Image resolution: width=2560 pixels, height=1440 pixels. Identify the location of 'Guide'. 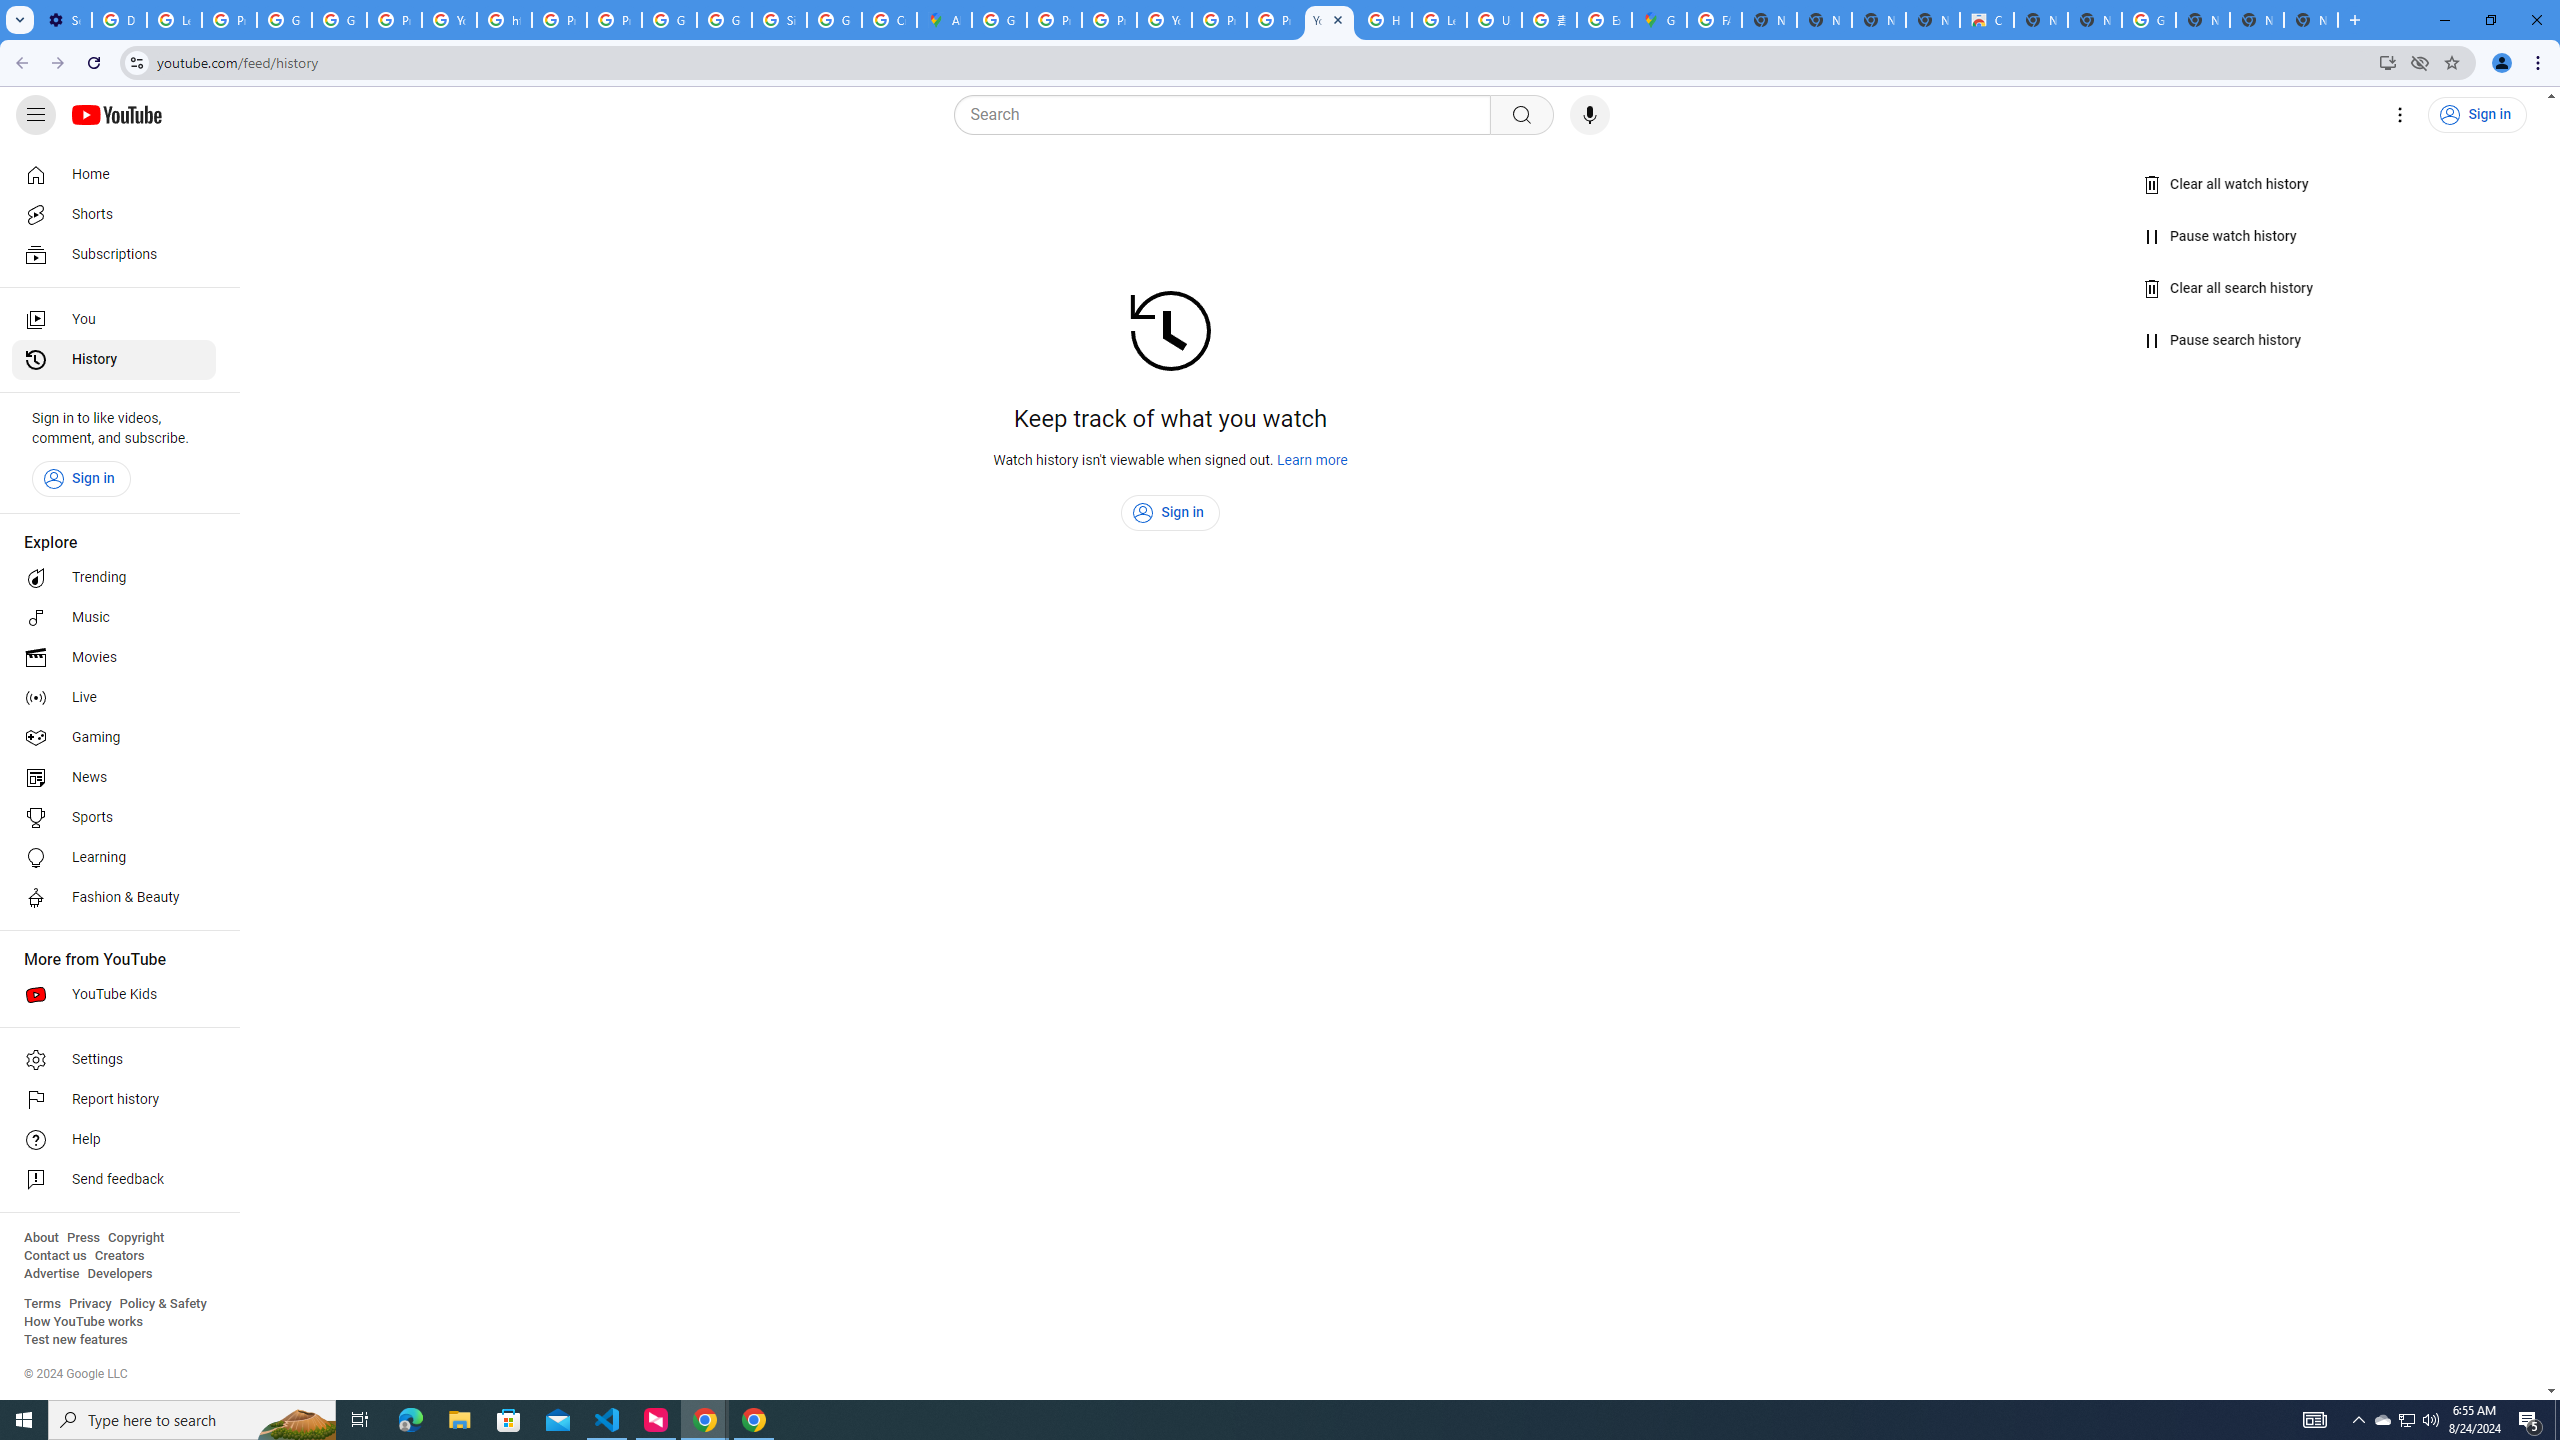
(34, 114).